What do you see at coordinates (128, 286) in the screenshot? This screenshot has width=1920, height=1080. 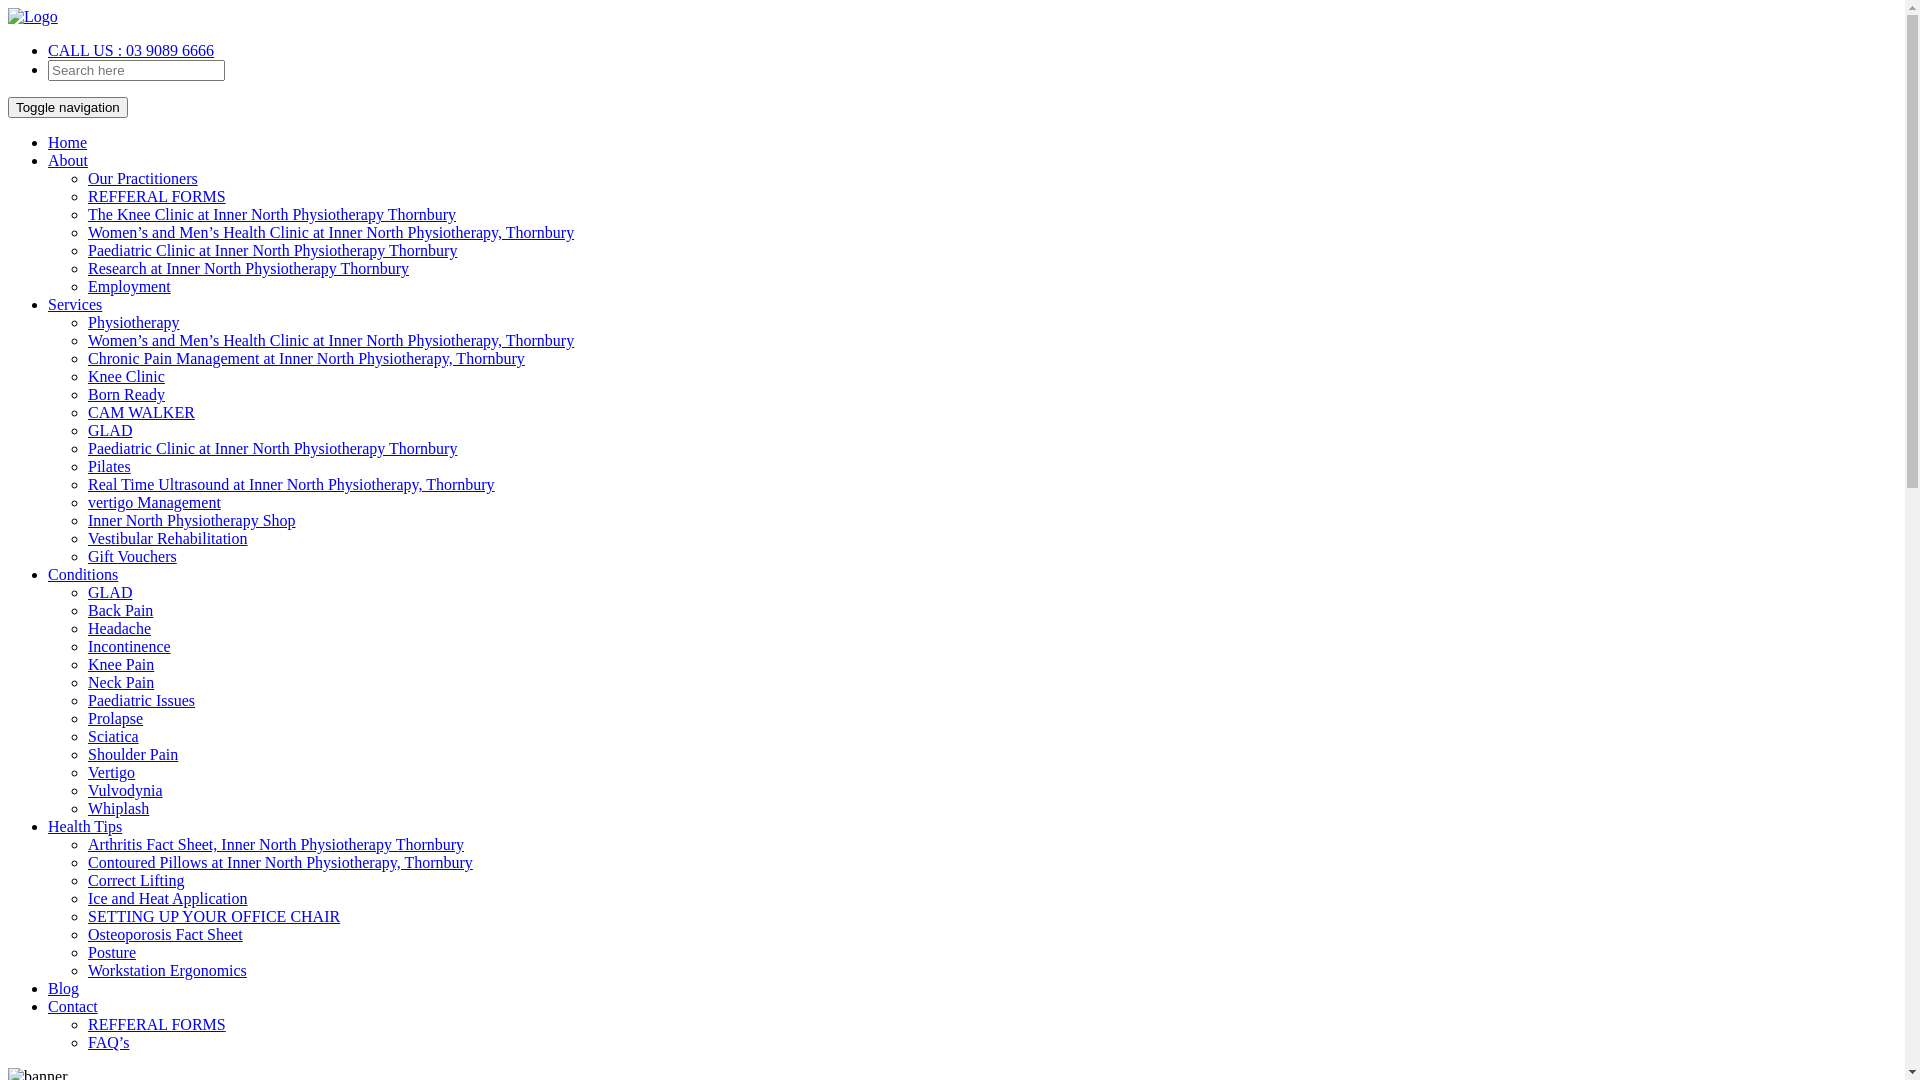 I see `'Employment'` at bounding box center [128, 286].